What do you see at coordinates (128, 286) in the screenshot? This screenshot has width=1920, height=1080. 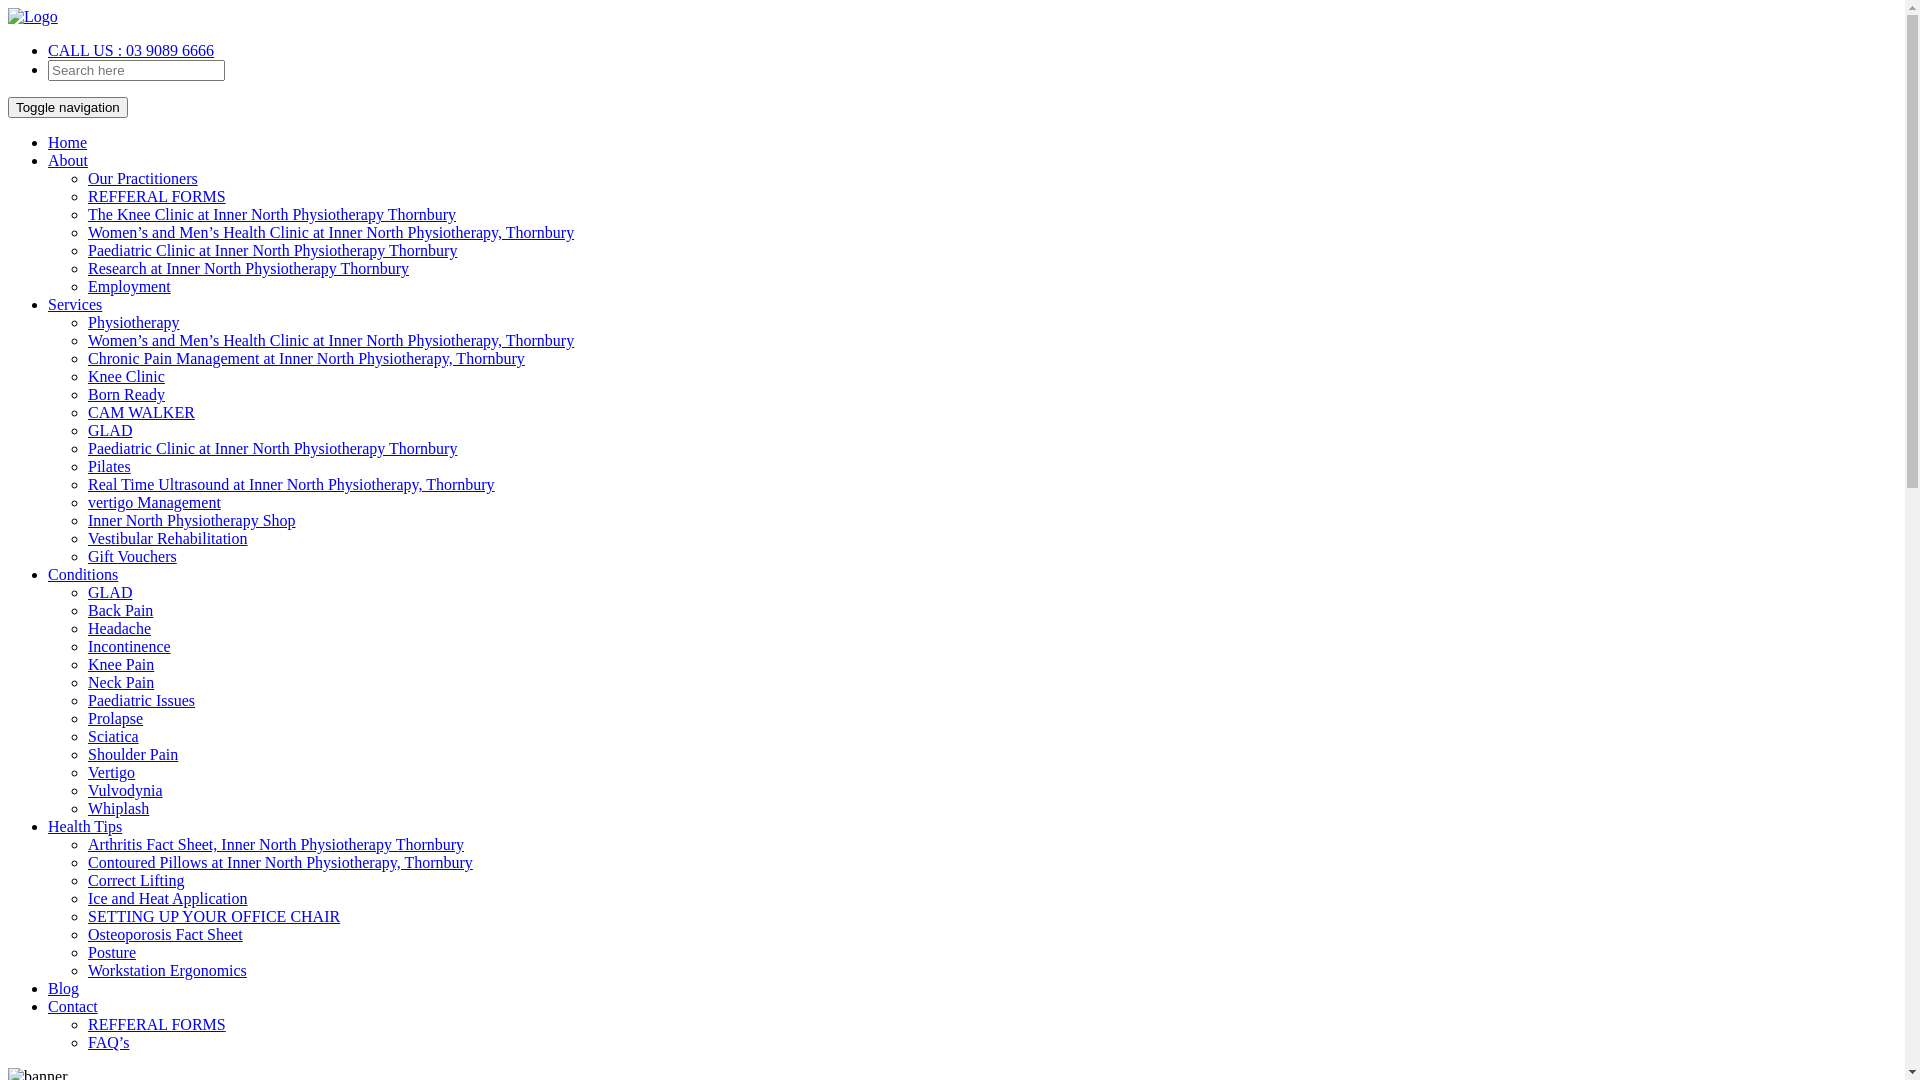 I see `'Employment'` at bounding box center [128, 286].